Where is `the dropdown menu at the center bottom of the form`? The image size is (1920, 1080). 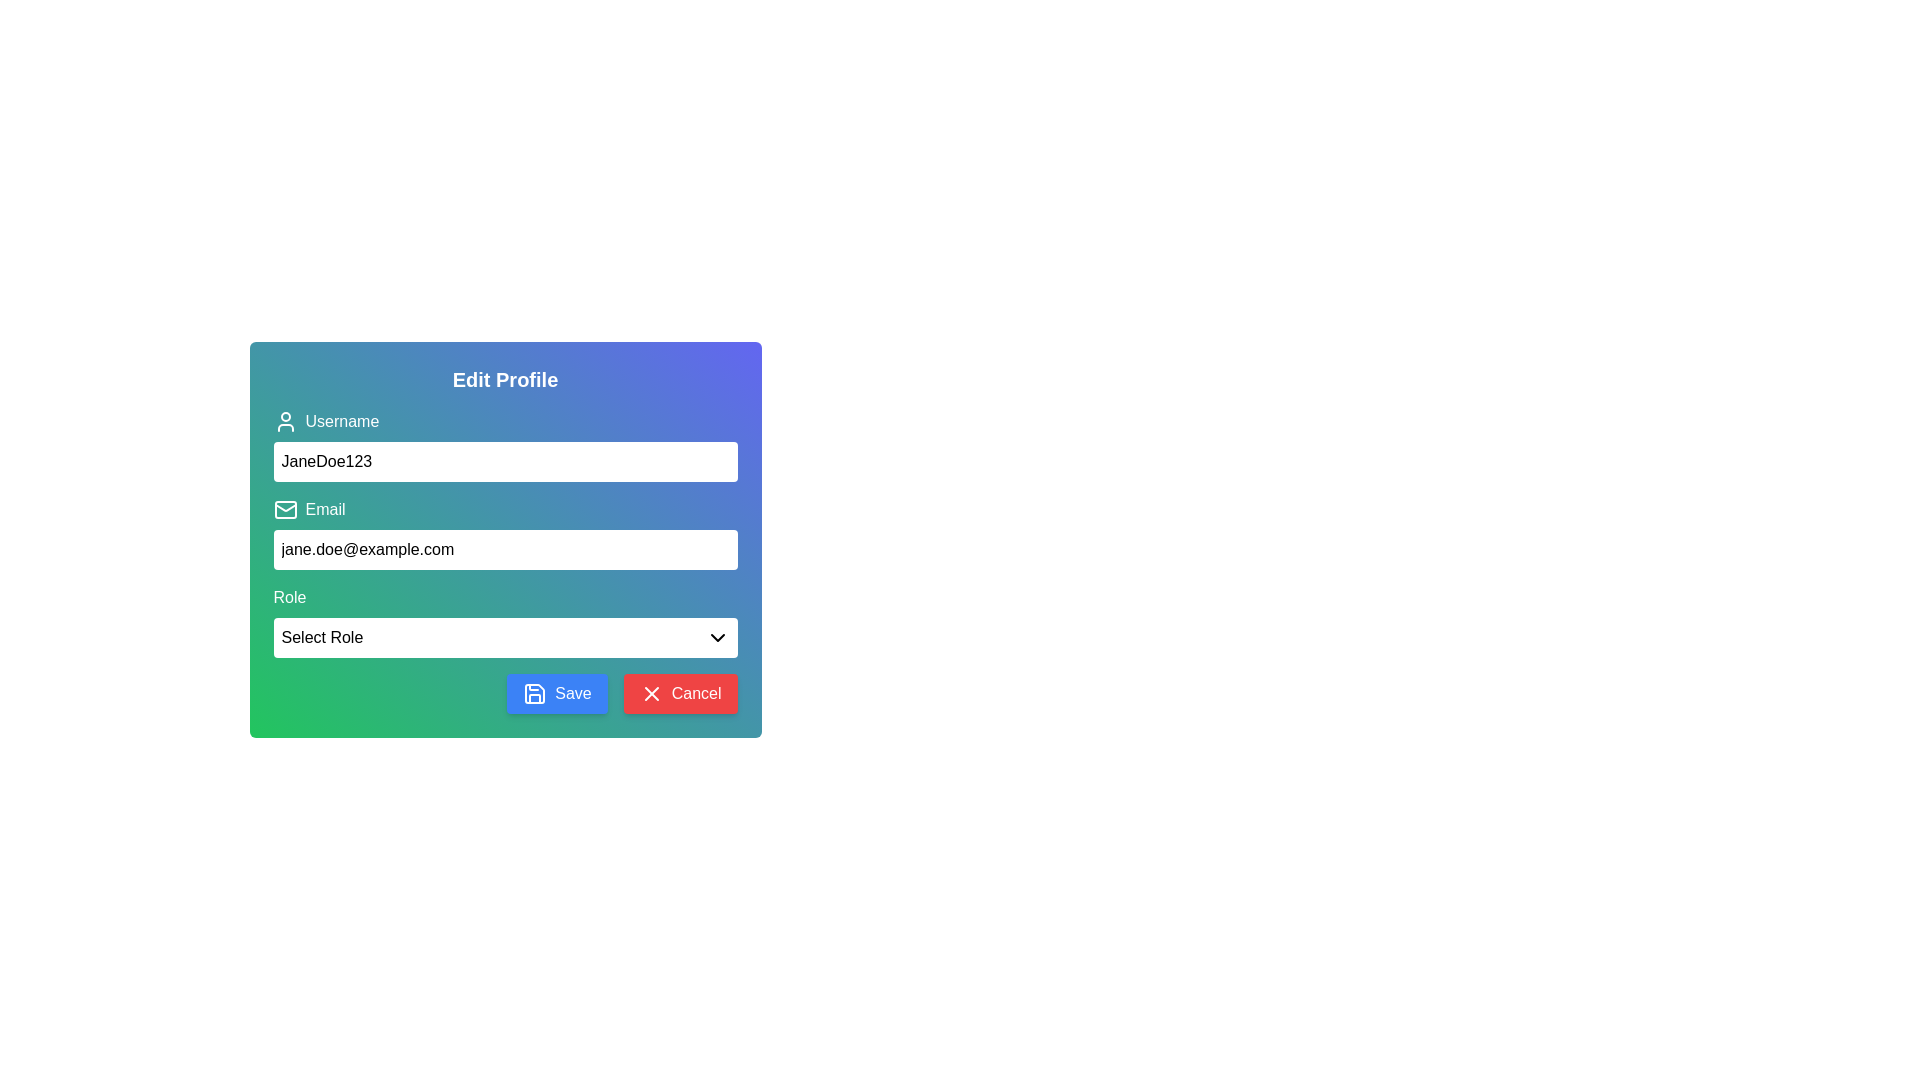
the dropdown menu at the center bottom of the form is located at coordinates (505, 637).